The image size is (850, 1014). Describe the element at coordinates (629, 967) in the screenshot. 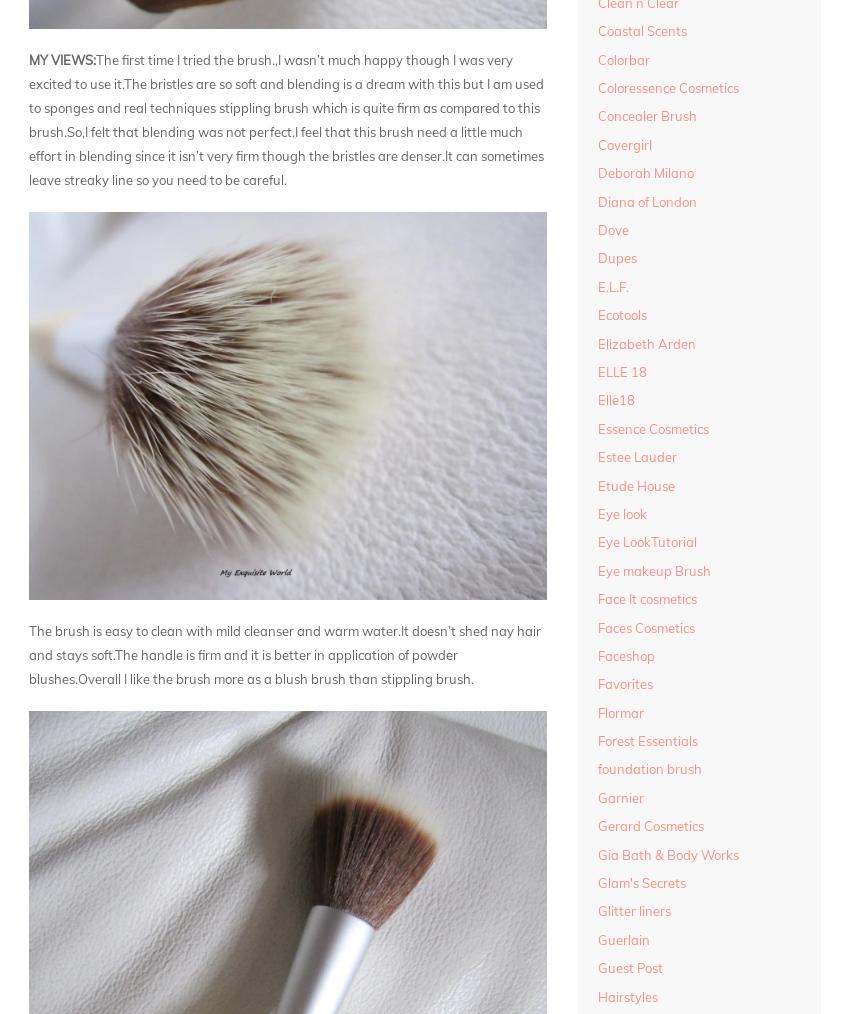

I see `'Guest Post'` at that location.